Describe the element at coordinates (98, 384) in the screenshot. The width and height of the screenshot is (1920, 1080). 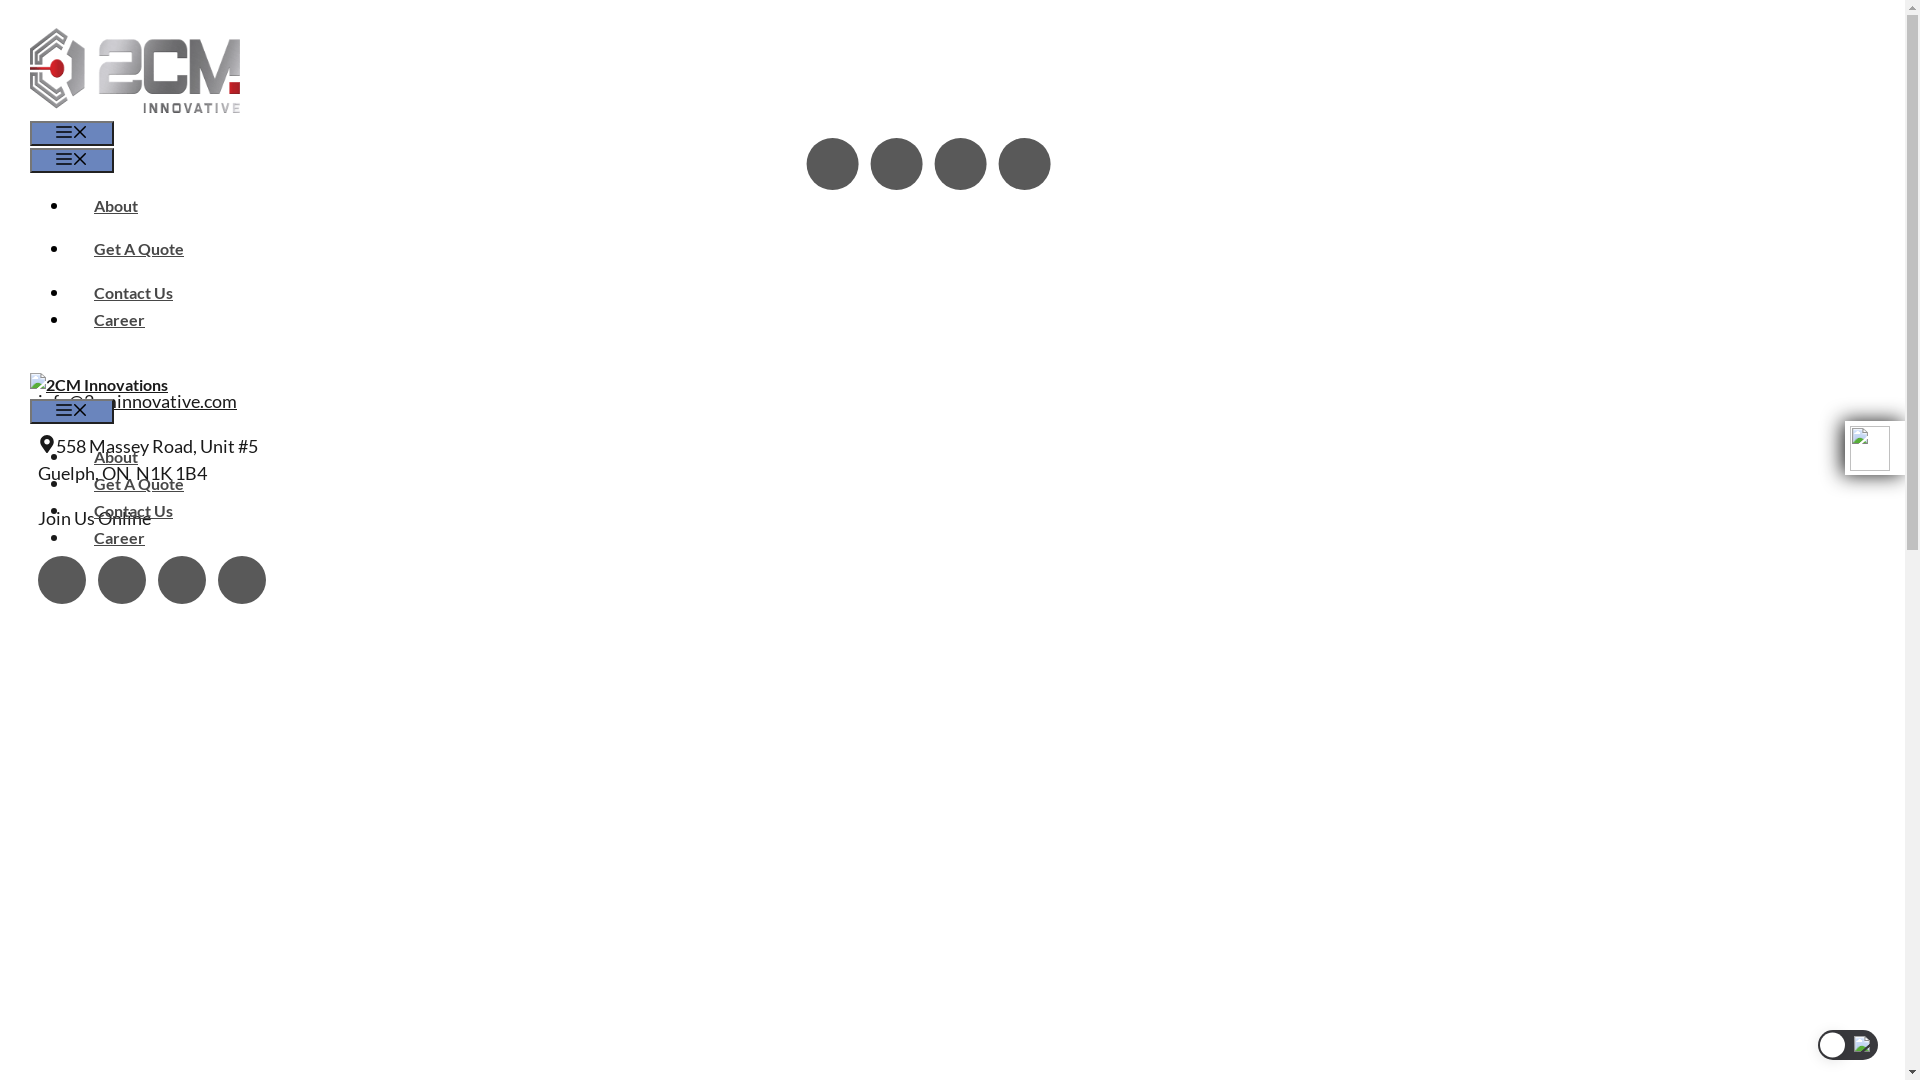
I see `'2CM Innovations'` at that location.